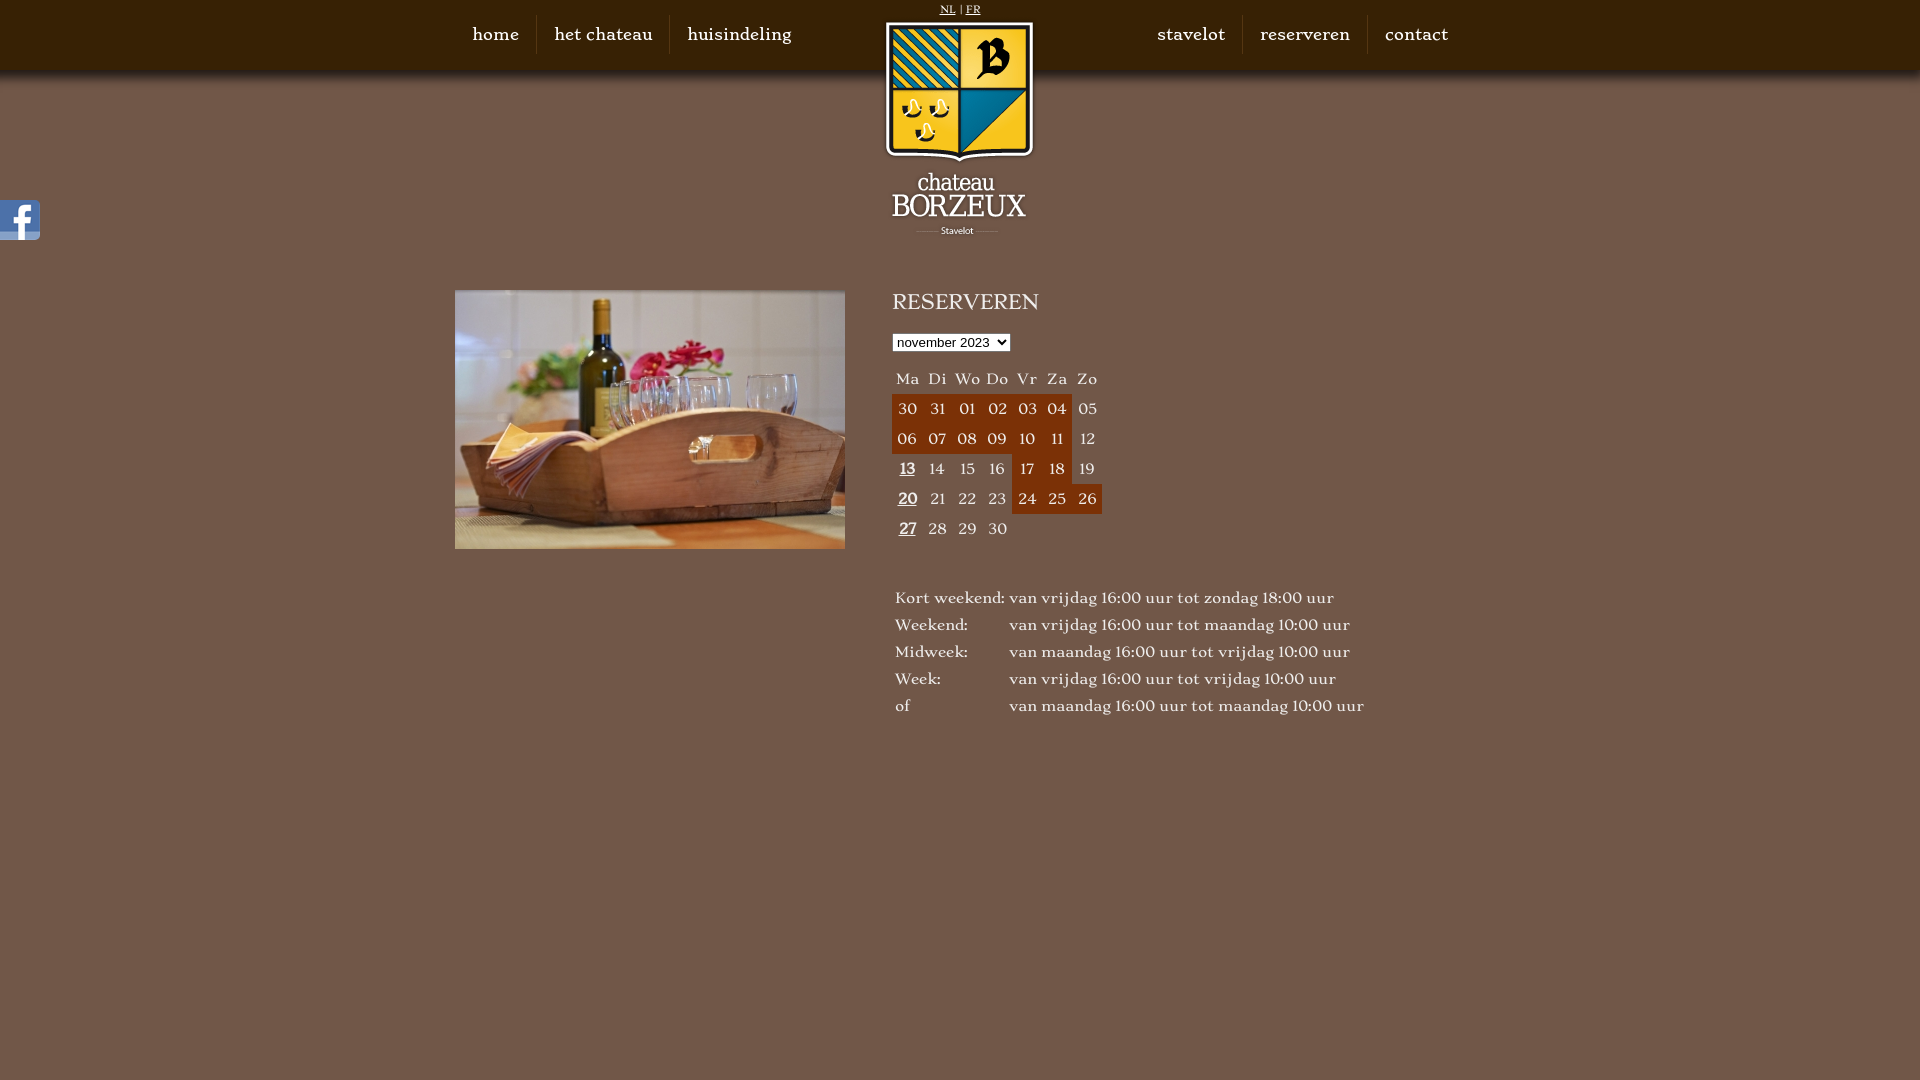 This screenshot has width=1920, height=1080. Describe the element at coordinates (1156, 34) in the screenshot. I see `'stavelot'` at that location.